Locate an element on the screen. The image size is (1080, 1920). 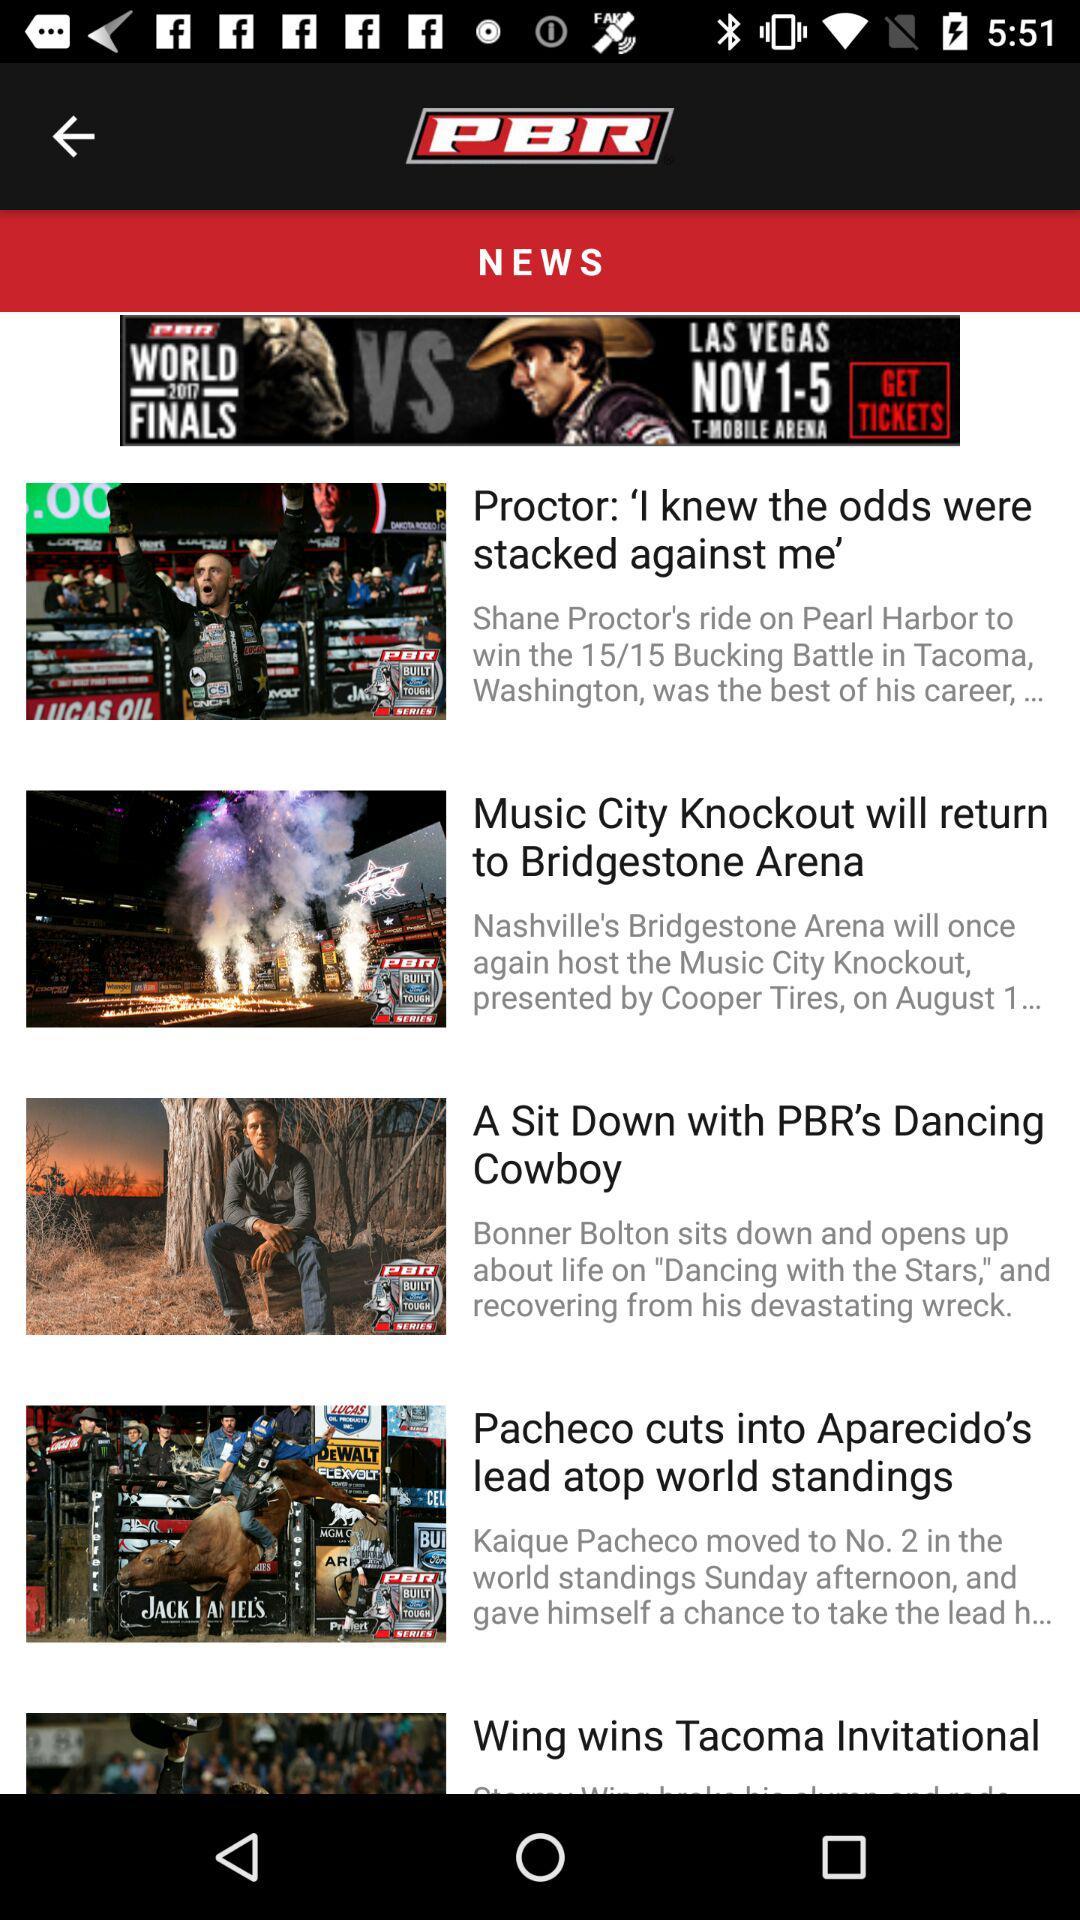
pop-up advertisement is located at coordinates (540, 380).